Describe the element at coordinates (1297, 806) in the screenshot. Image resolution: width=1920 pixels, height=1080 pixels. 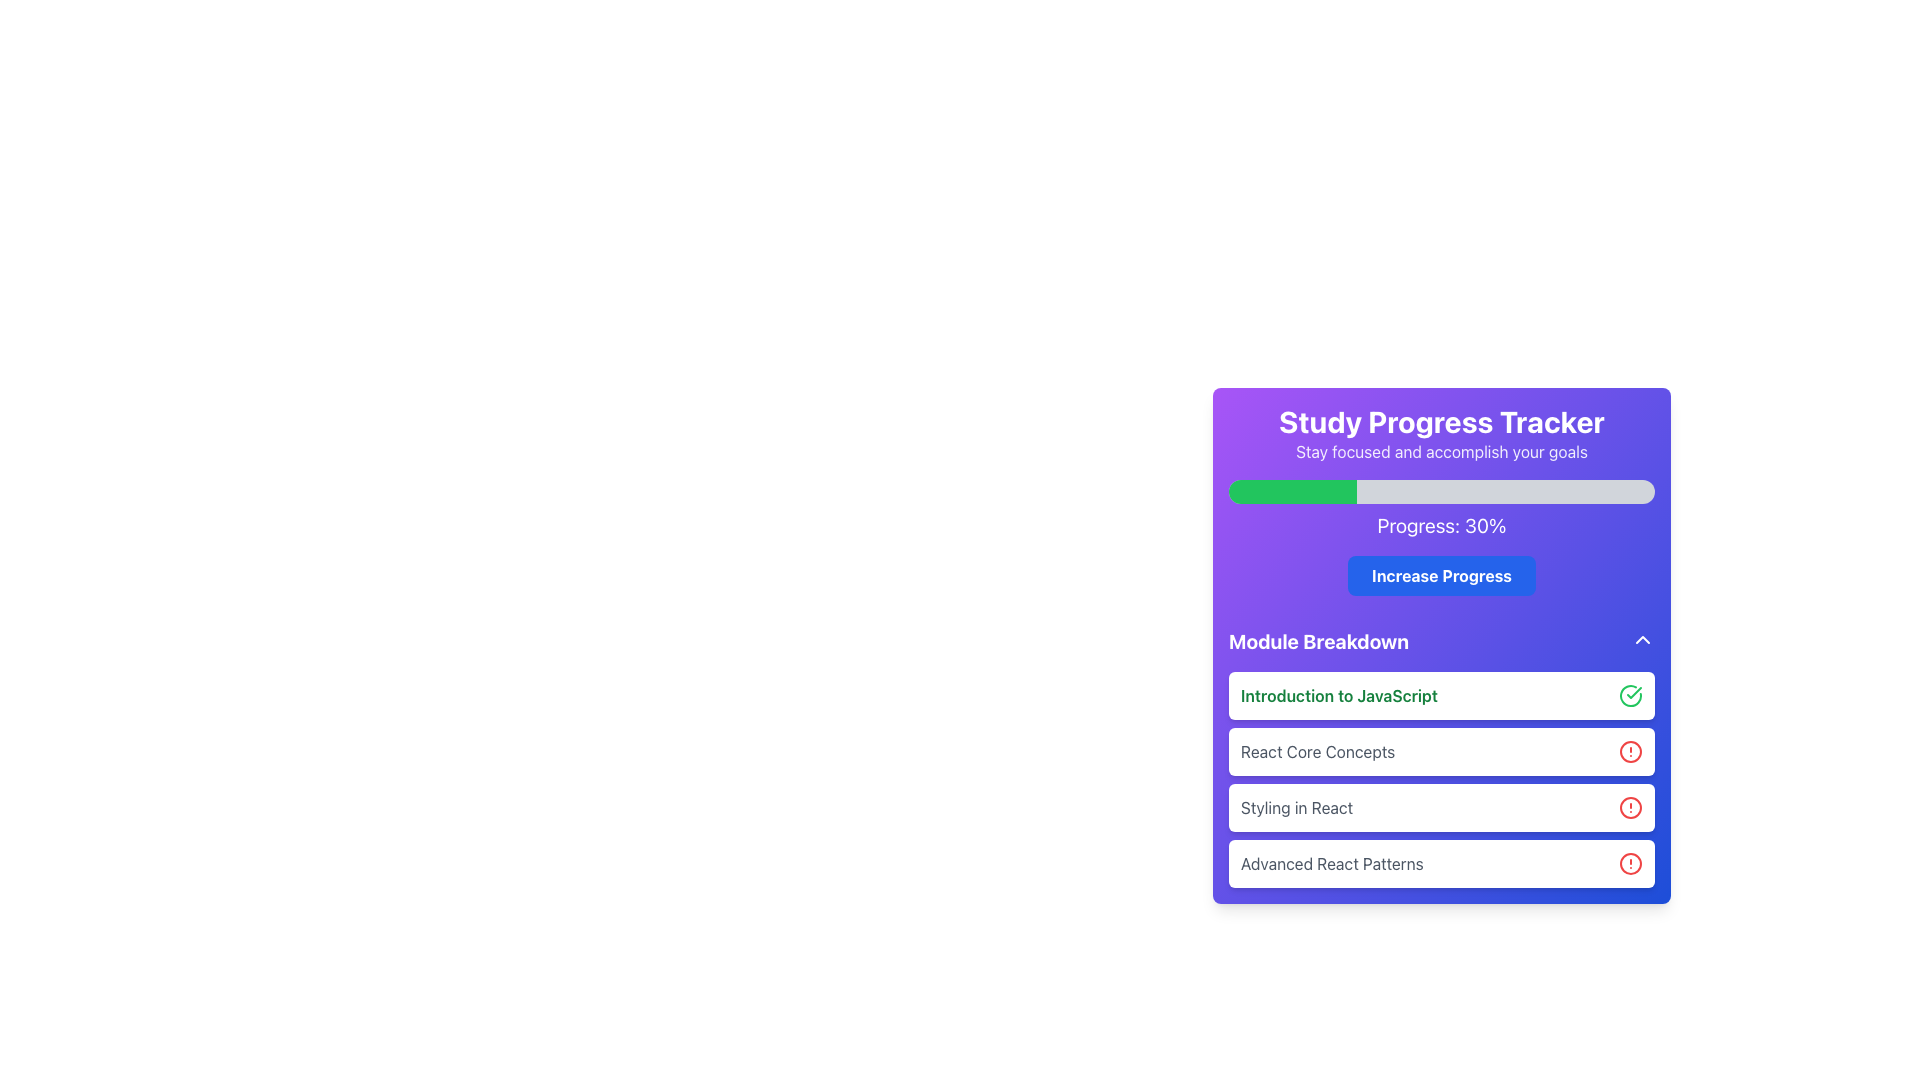
I see `the label for the learning module titled as the third item in the 'Module Breakdown' section, located below 'Introduction to JavaScript' and 'React Core Concepts'` at that location.